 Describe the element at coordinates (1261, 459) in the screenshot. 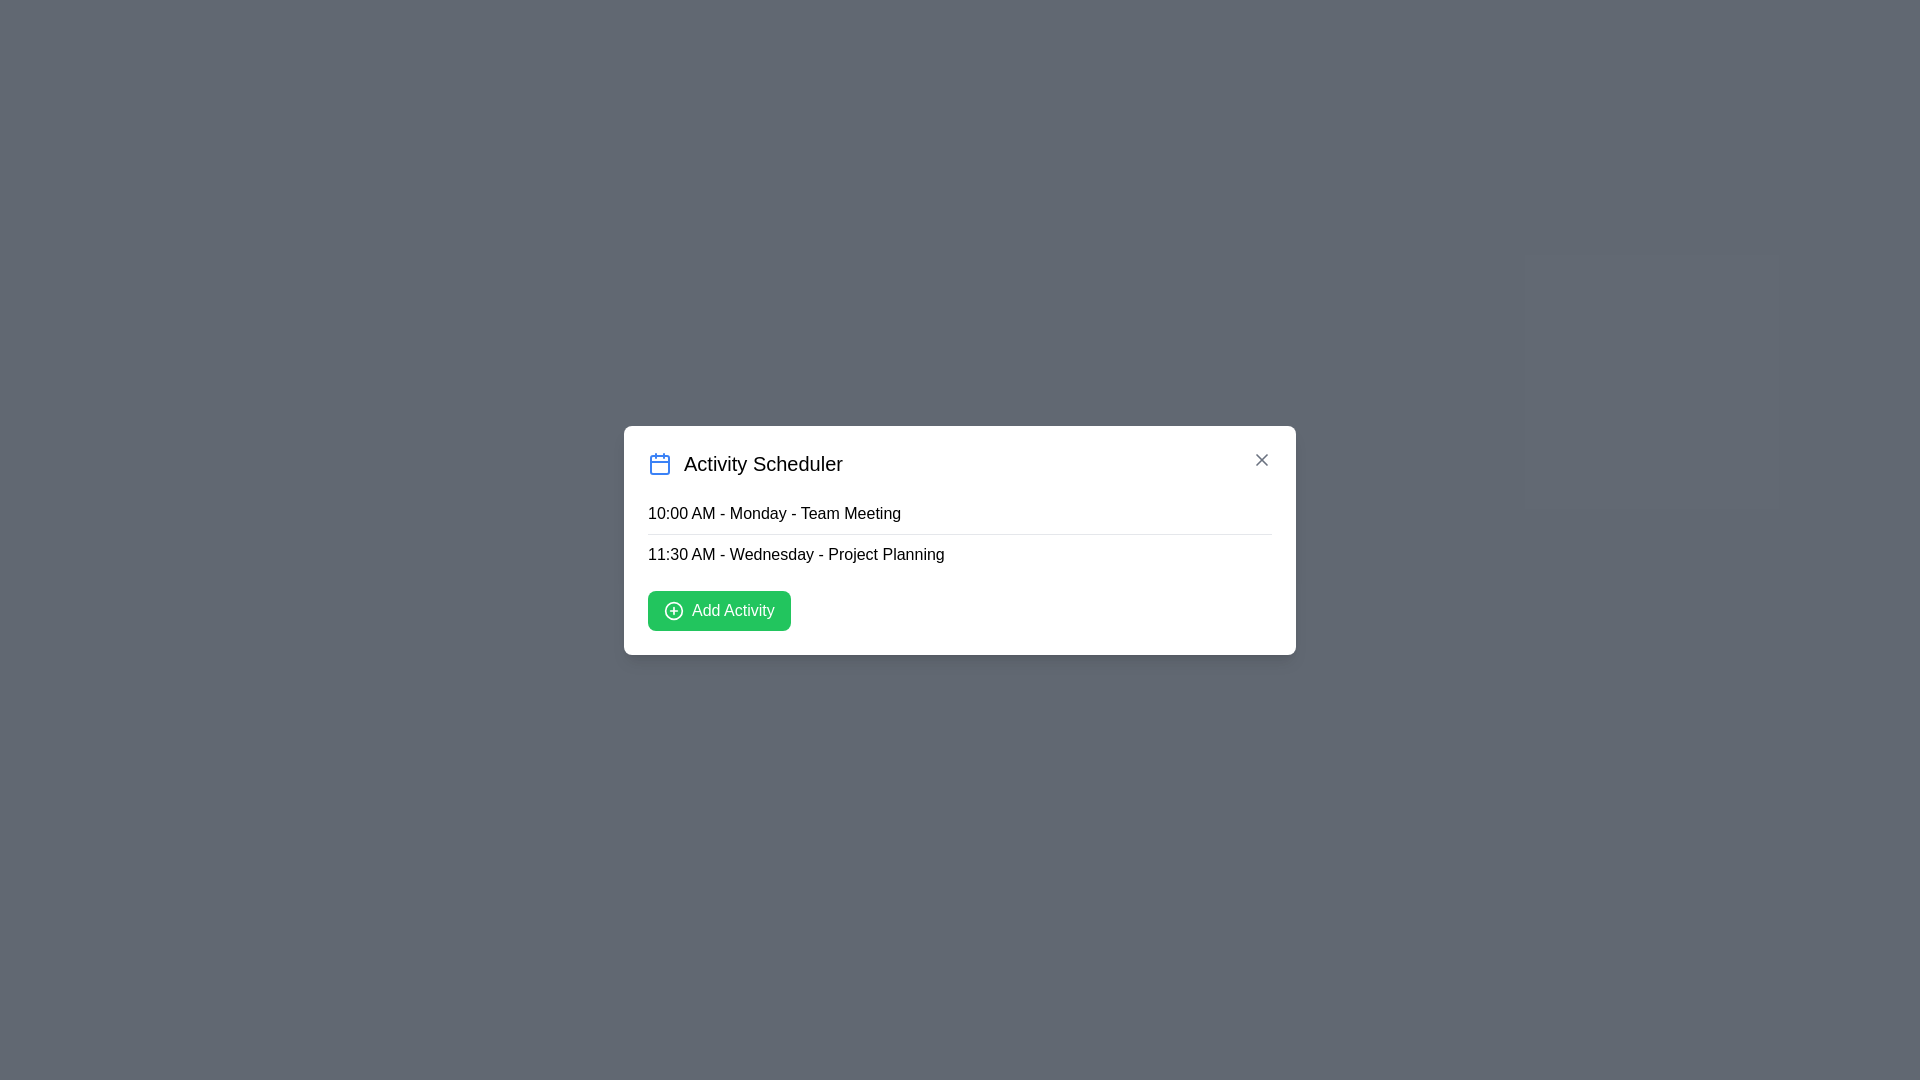

I see `the close icon to close the dialog` at that location.